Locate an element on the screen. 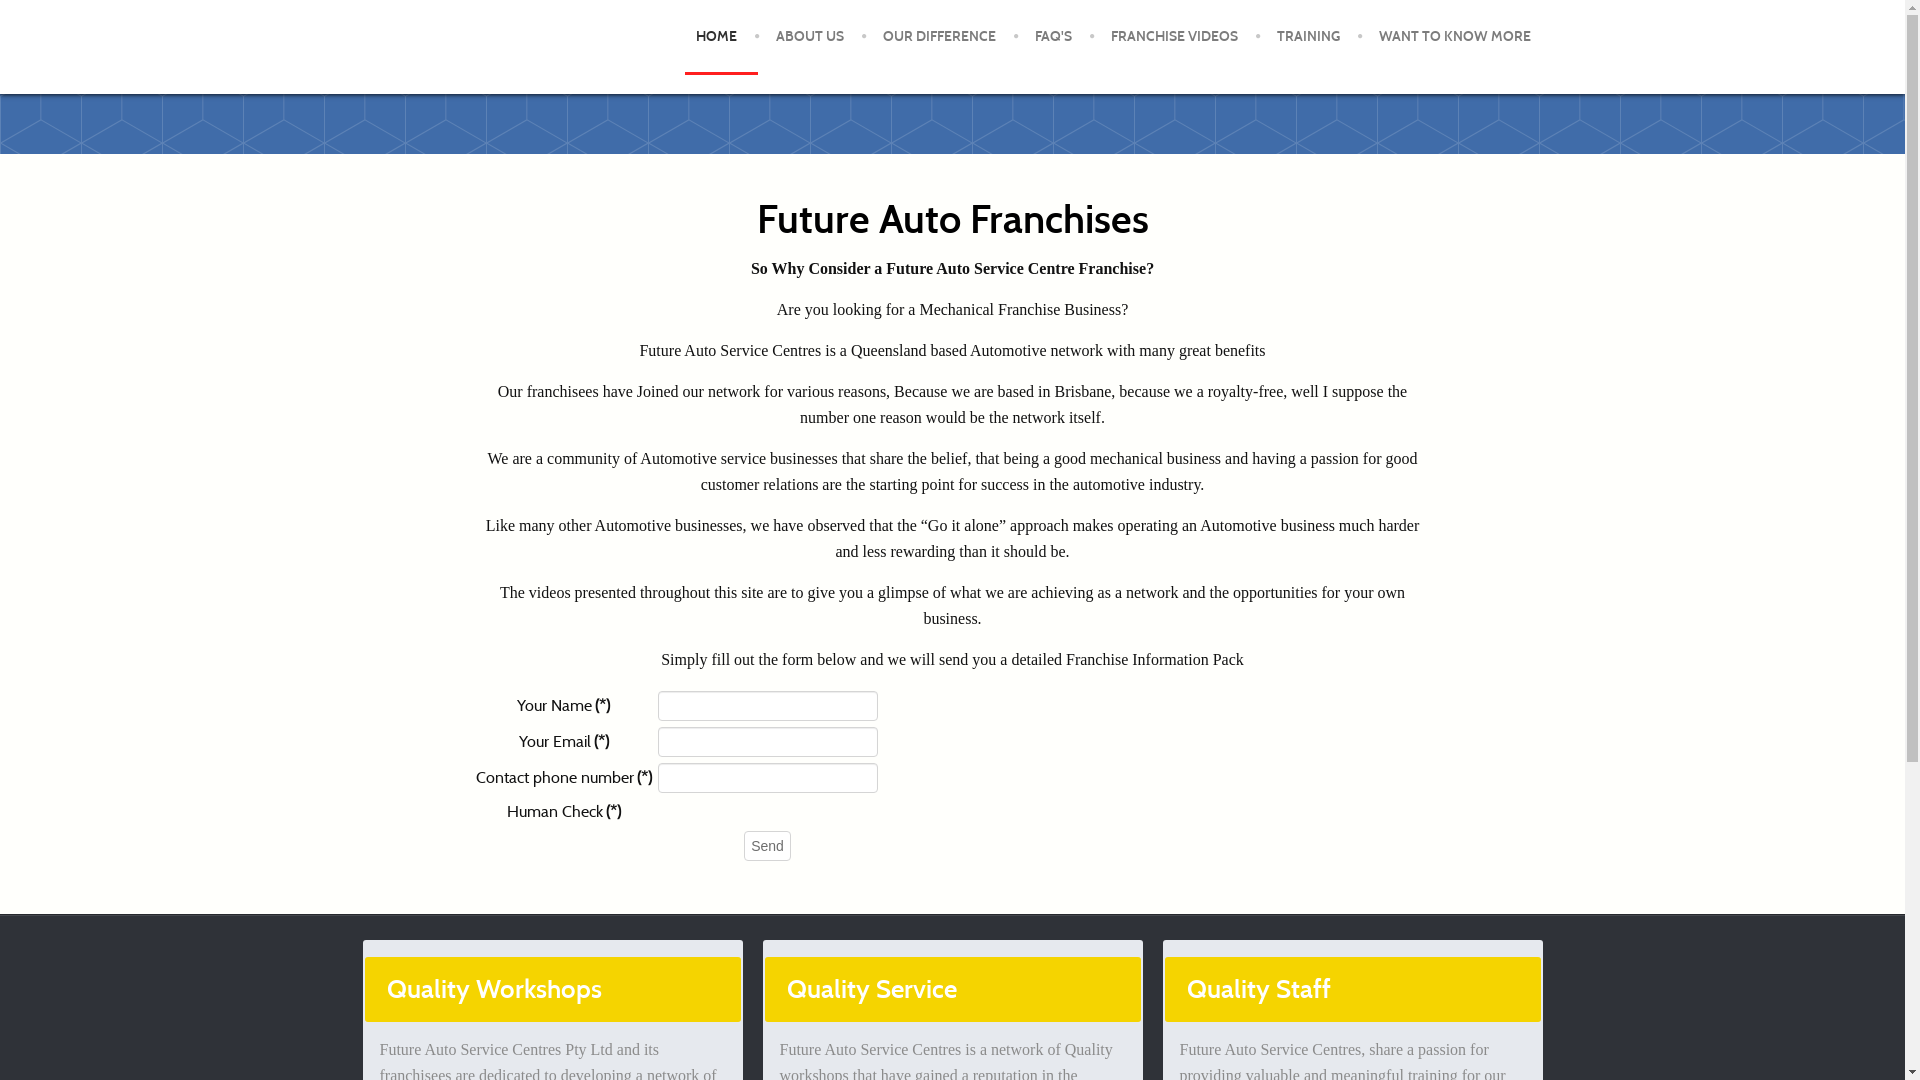 The height and width of the screenshot is (1080, 1920). 'ABOUT US' is located at coordinates (758, 37).